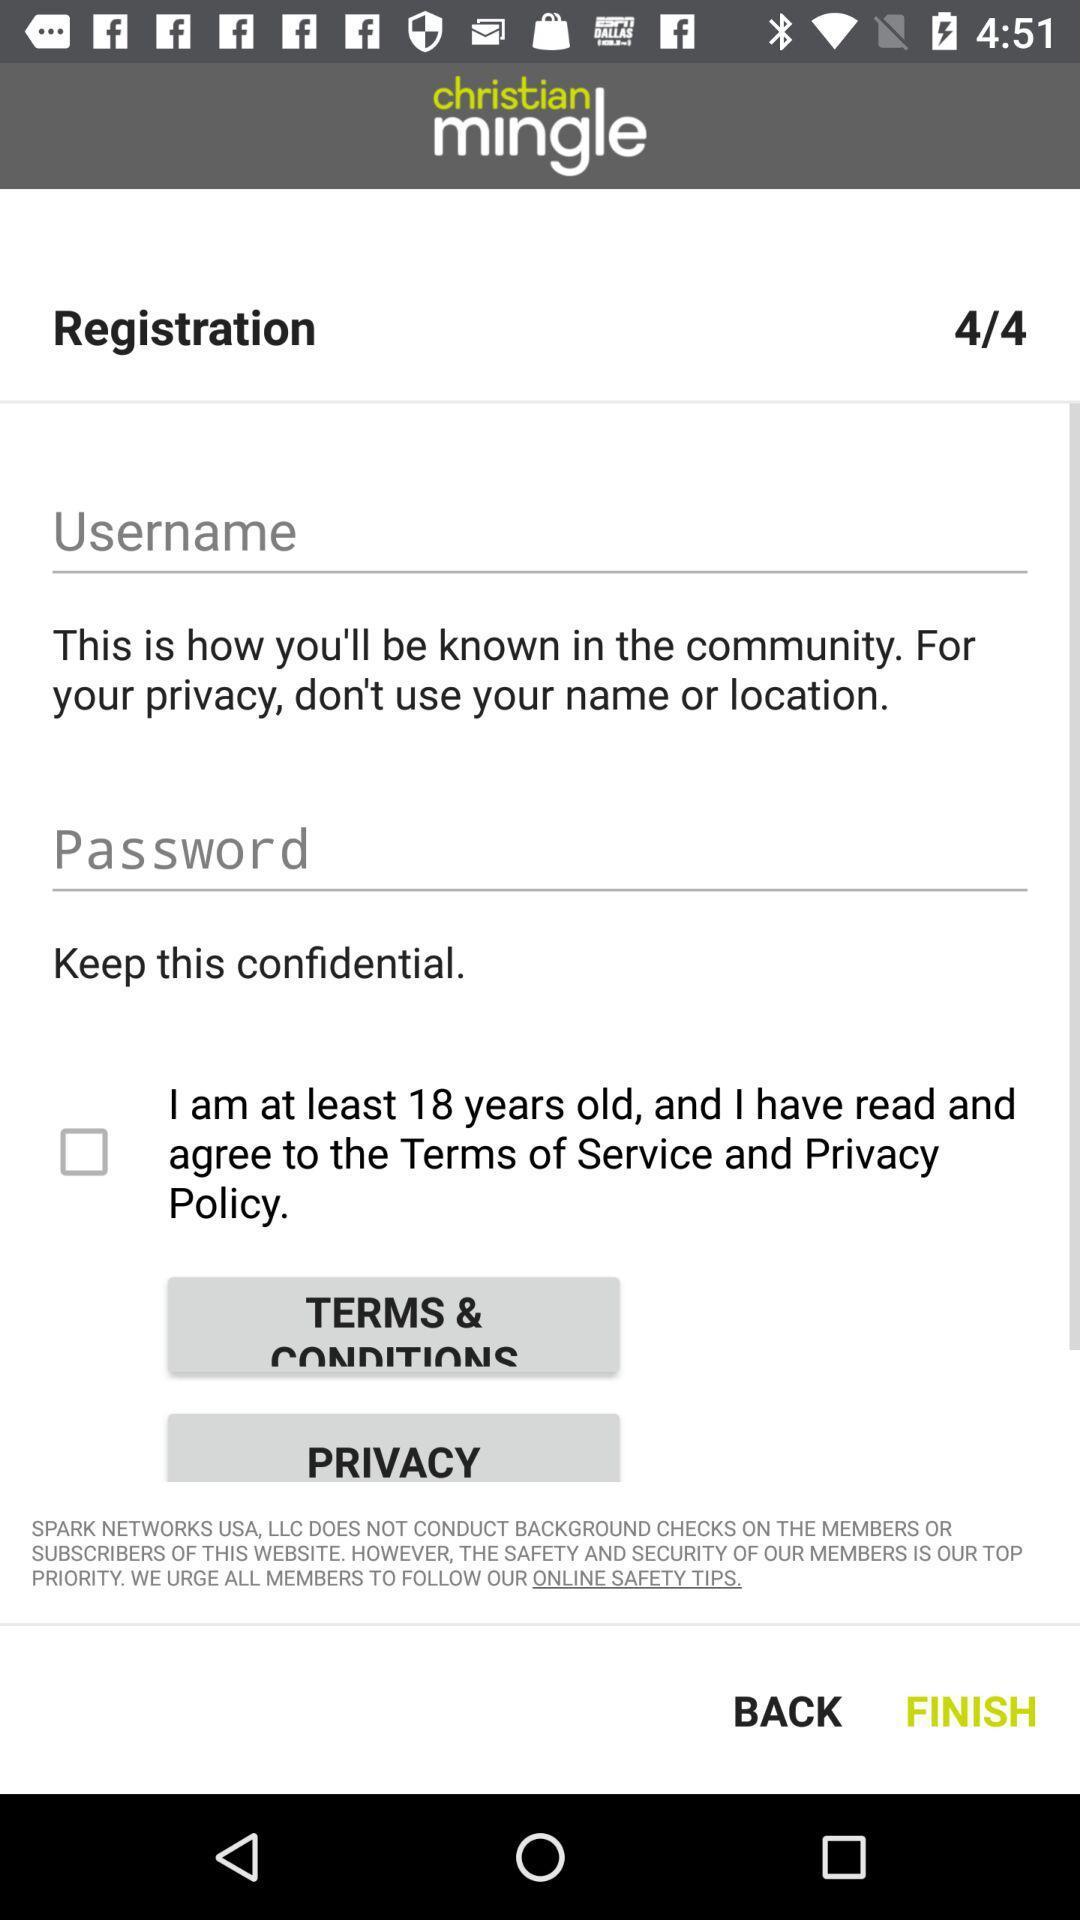 This screenshot has width=1080, height=1920. I want to click on privacy button, so click(393, 1440).